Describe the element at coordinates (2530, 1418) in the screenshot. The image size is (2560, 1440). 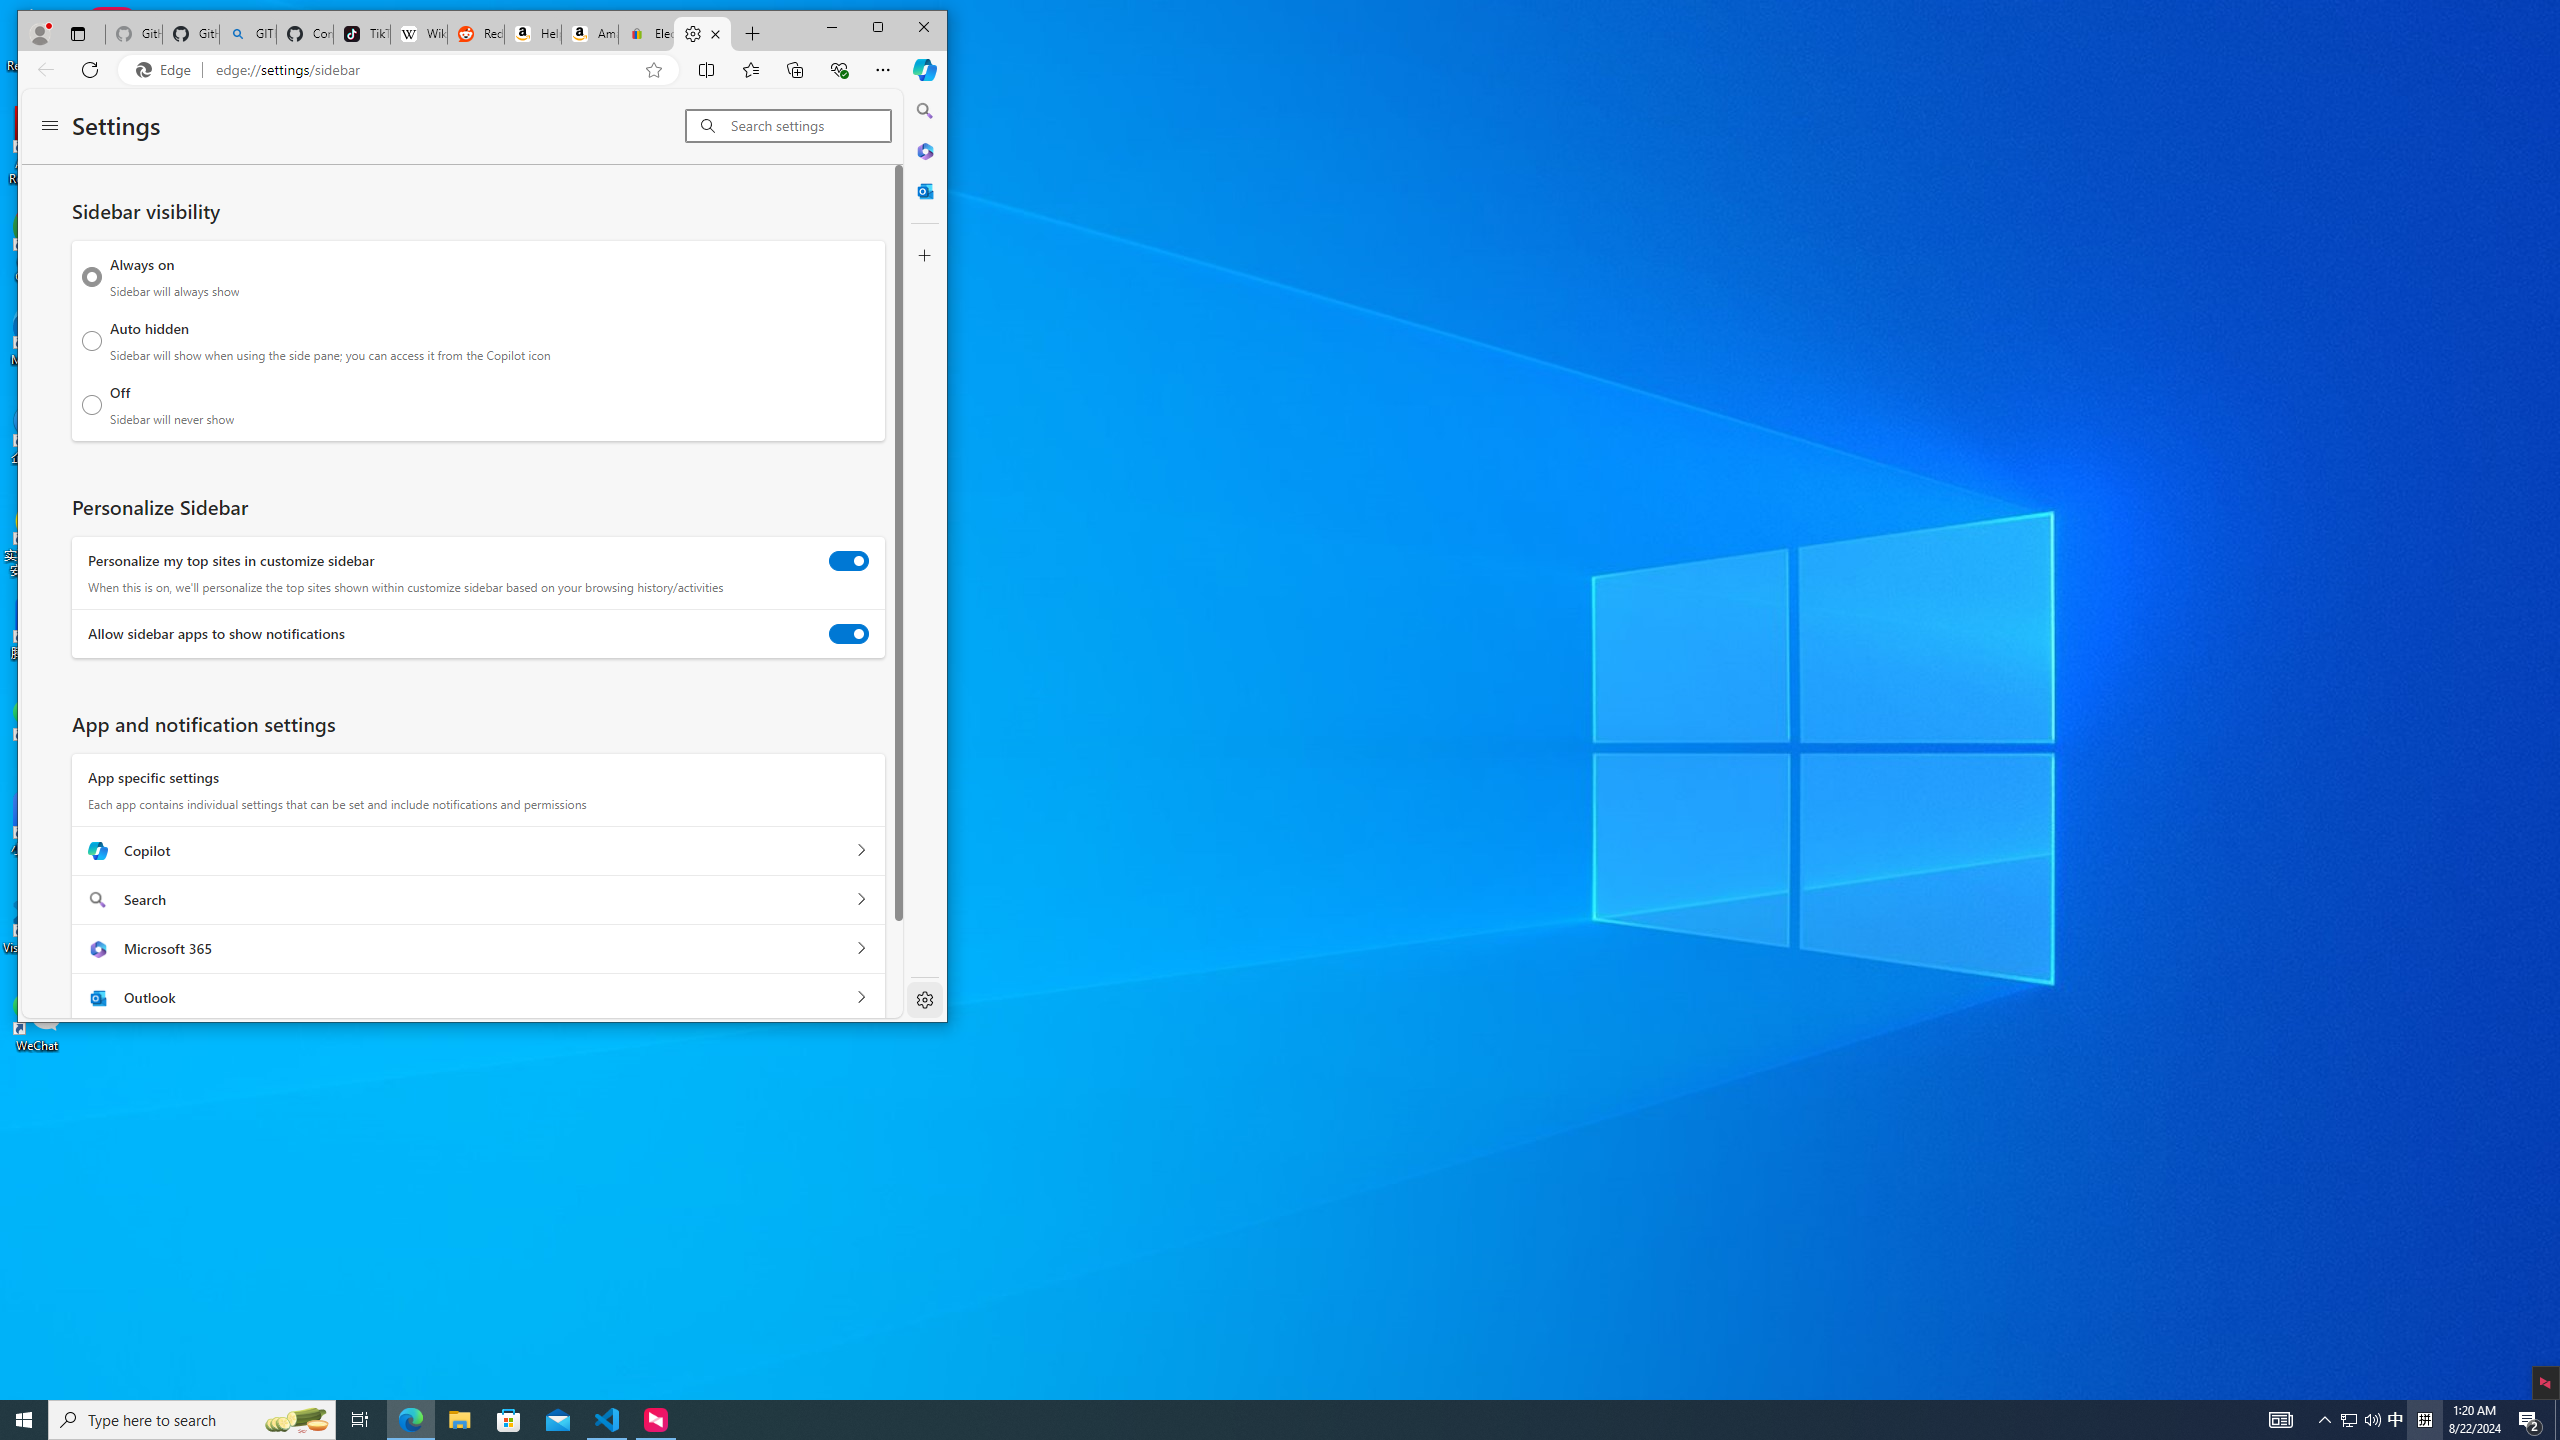
I see `'Action Center, 2 new notifications'` at that location.